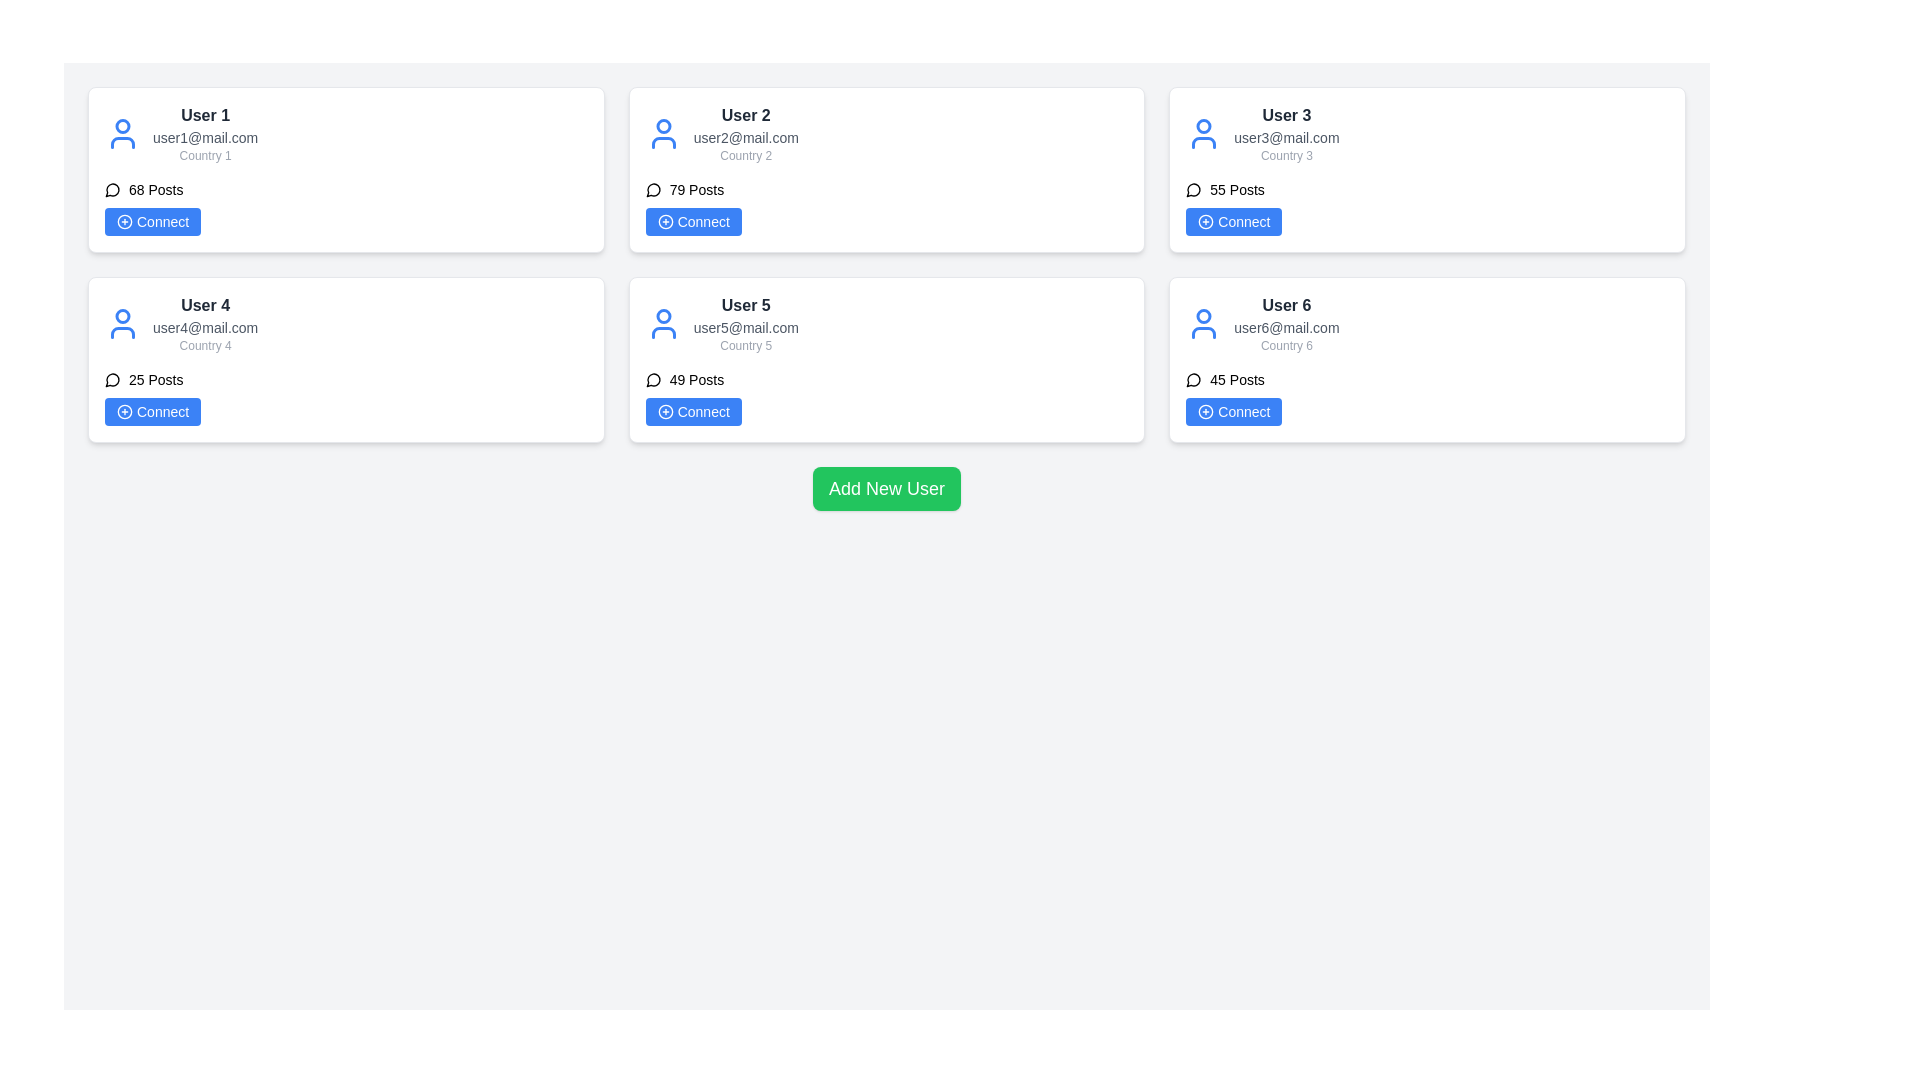 The height and width of the screenshot is (1080, 1920). I want to click on the speech bubble icon located in the user card for 'User 2', positioned to the left of the '79 Posts' text, so click(653, 190).